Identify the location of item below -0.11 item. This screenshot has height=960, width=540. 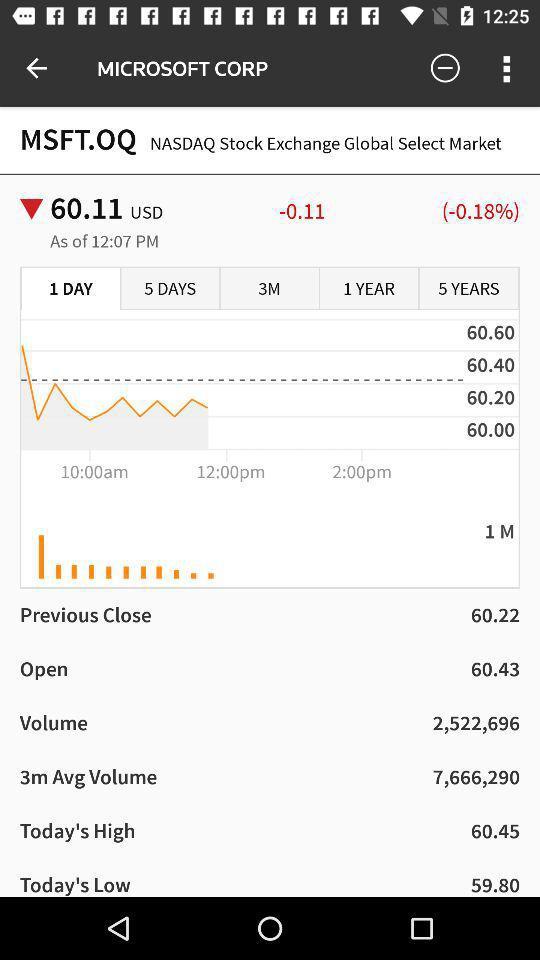
(468, 288).